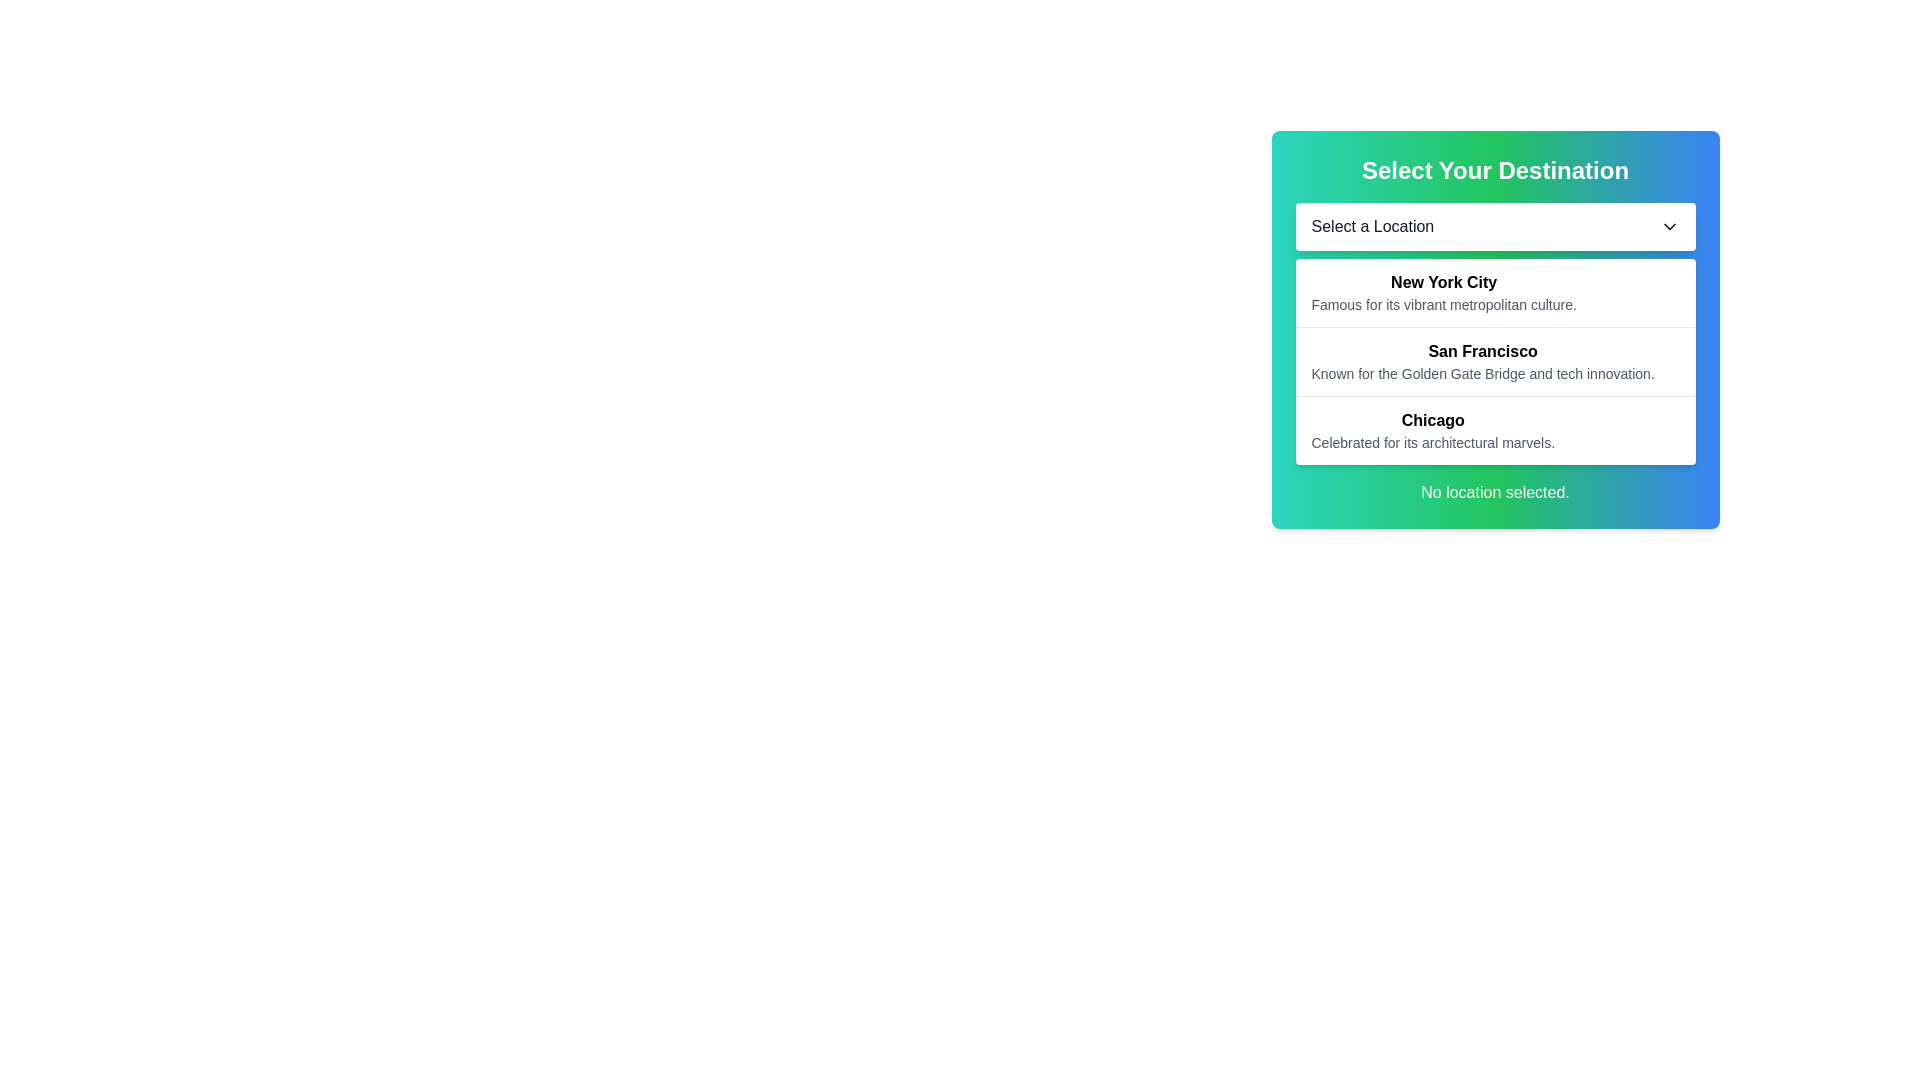  What do you see at coordinates (1483, 362) in the screenshot?
I see `information displayed in the Text display element showing 'San Francisco' with the description about the Golden Gate Bridge and tech innovation, located under 'Select Your Destination.'` at bounding box center [1483, 362].